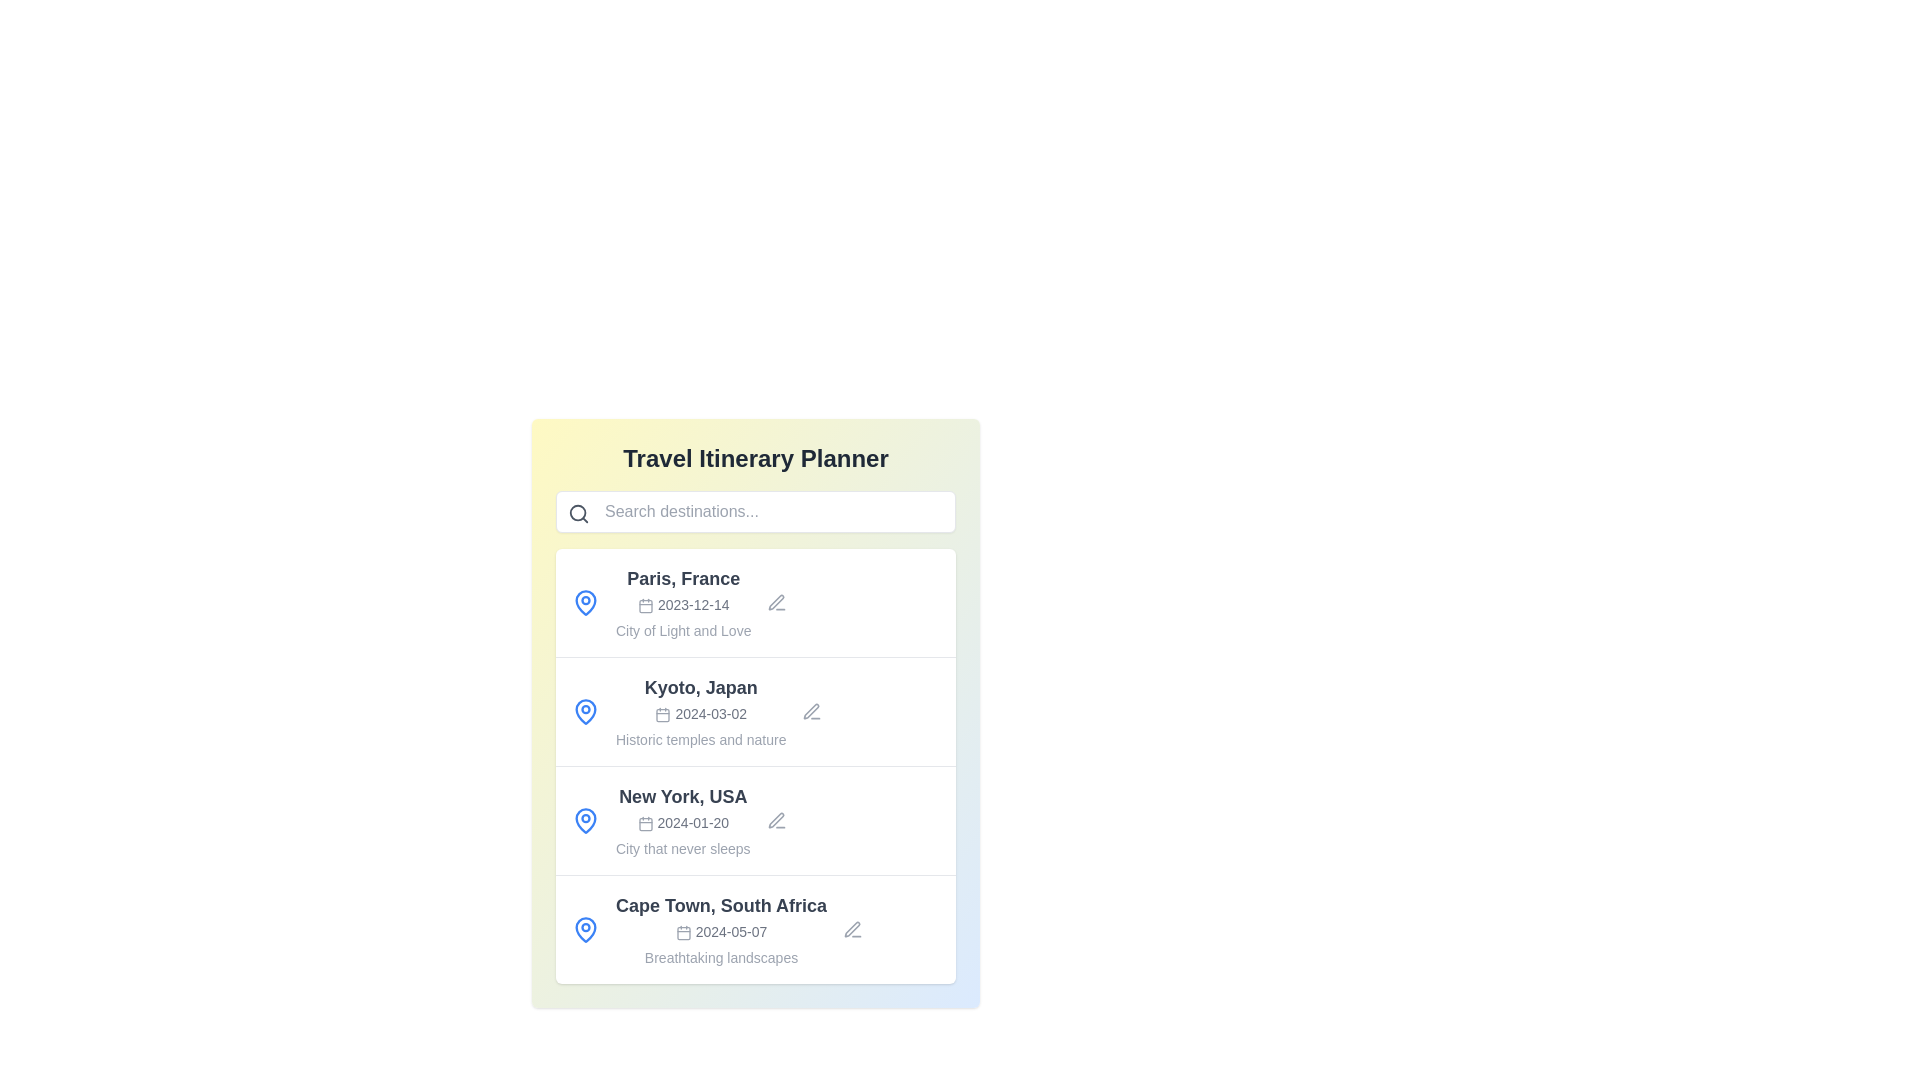 This screenshot has height=1080, width=1920. What do you see at coordinates (584, 600) in the screenshot?
I see `the blue outline map pin icon located to the left of the text 'Paris, France' to interact with the associated destination` at bounding box center [584, 600].